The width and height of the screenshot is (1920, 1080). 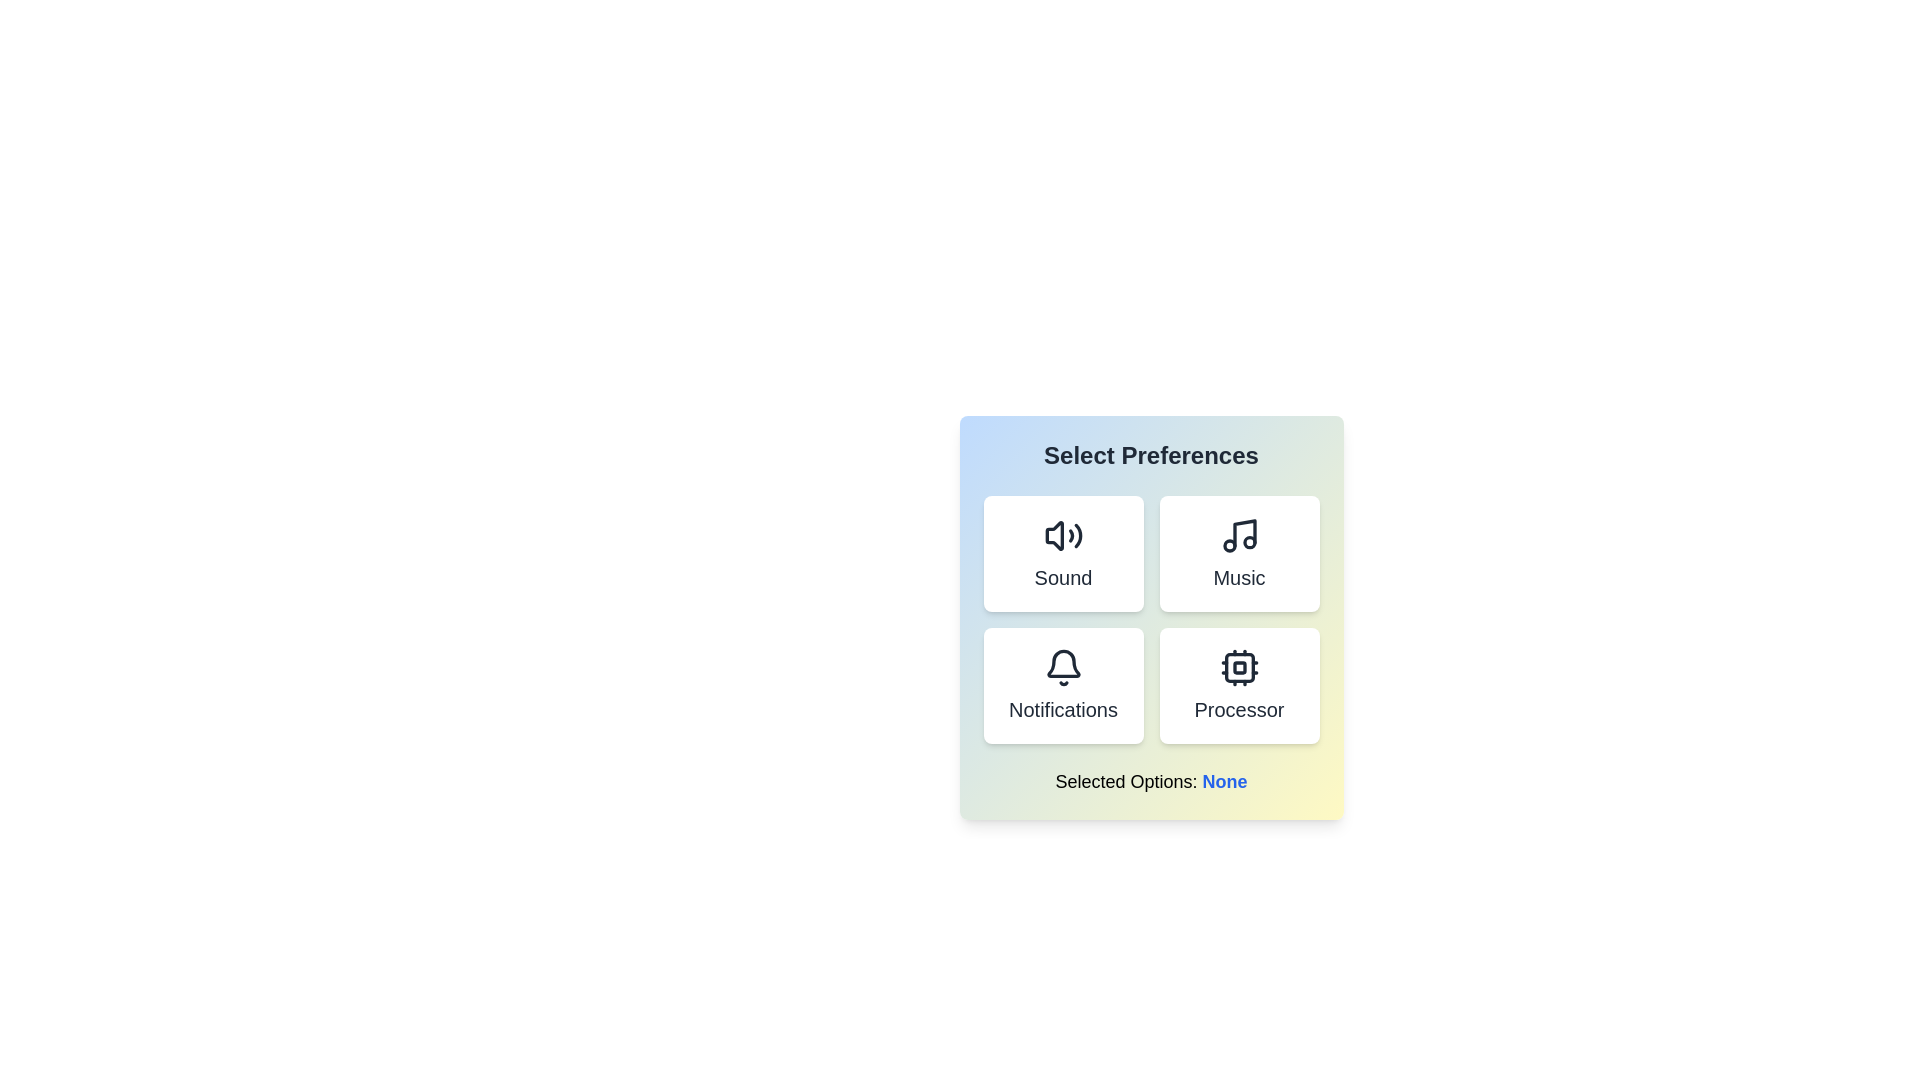 I want to click on the preference Notifications, so click(x=1062, y=685).